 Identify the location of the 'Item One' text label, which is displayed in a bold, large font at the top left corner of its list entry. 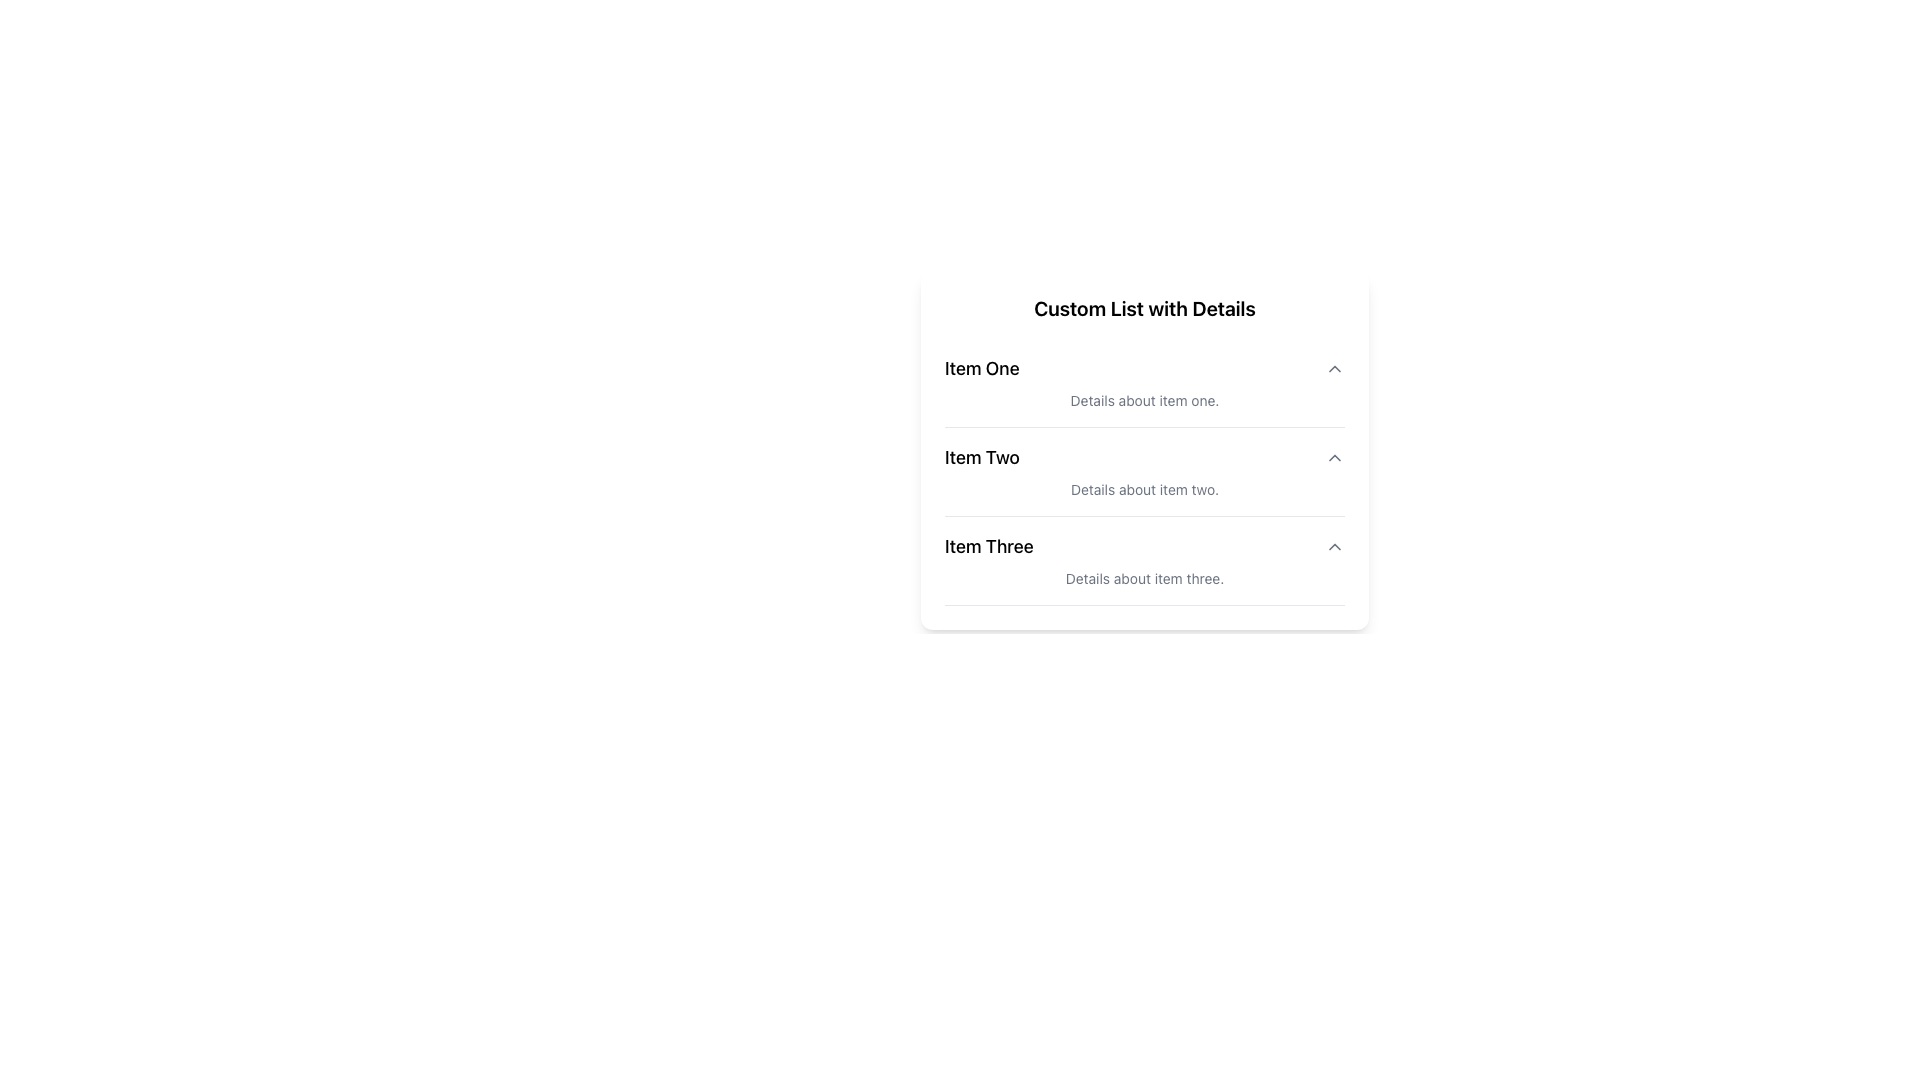
(982, 369).